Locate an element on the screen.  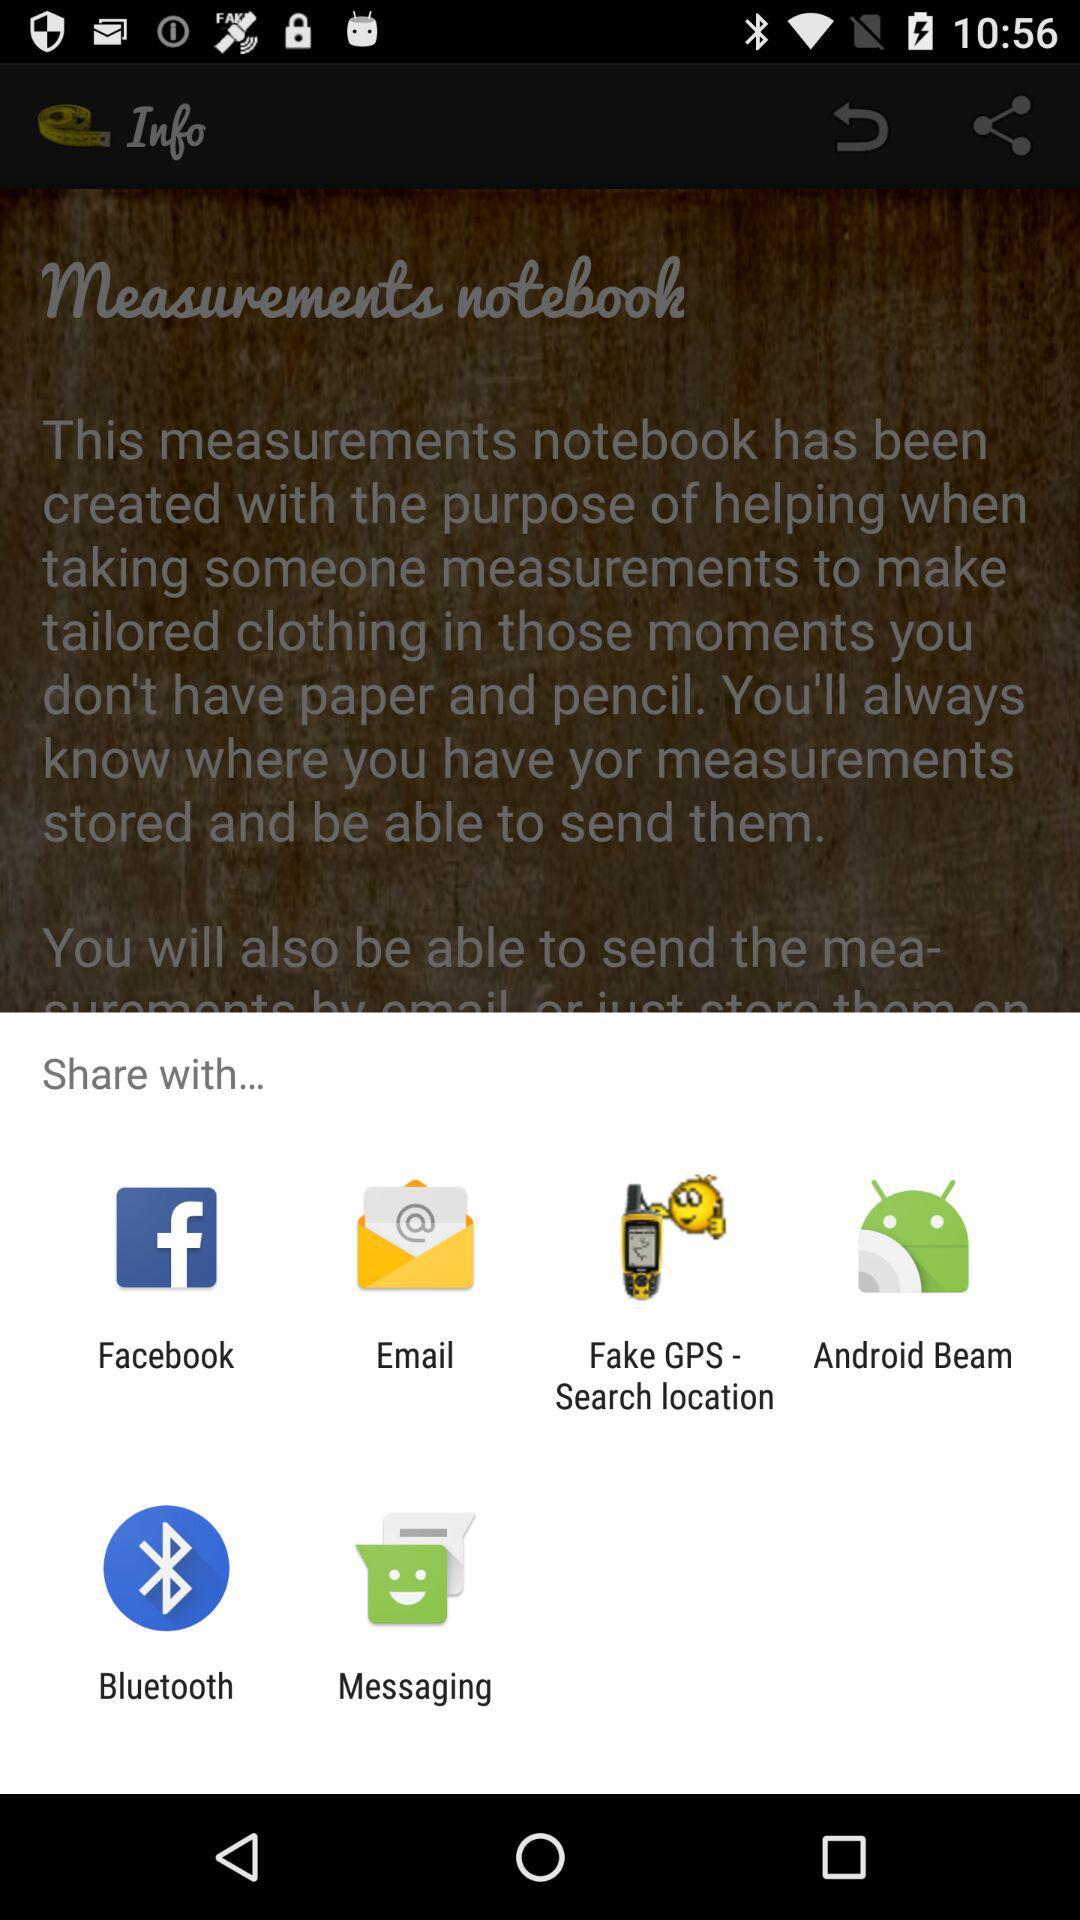
item at the bottom right corner is located at coordinates (913, 1374).